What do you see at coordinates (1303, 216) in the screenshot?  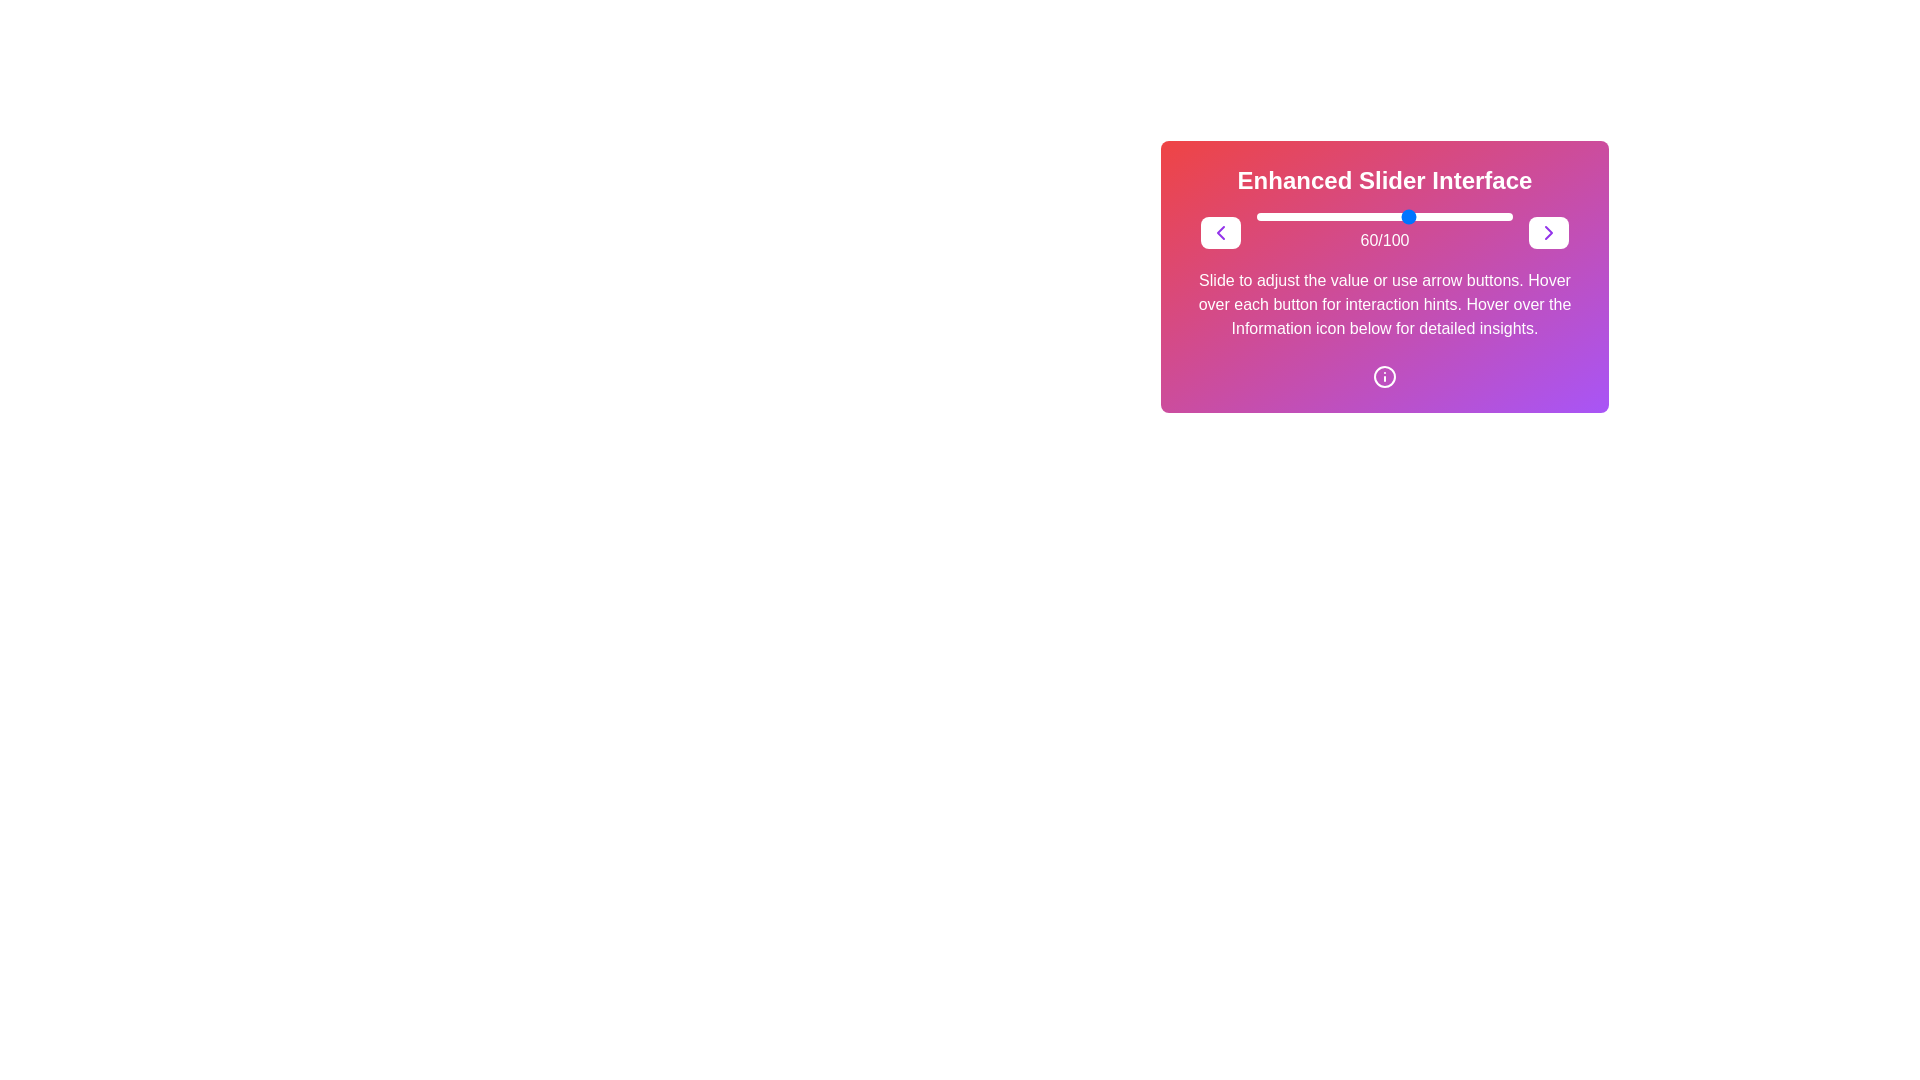 I see `the slider value` at bounding box center [1303, 216].